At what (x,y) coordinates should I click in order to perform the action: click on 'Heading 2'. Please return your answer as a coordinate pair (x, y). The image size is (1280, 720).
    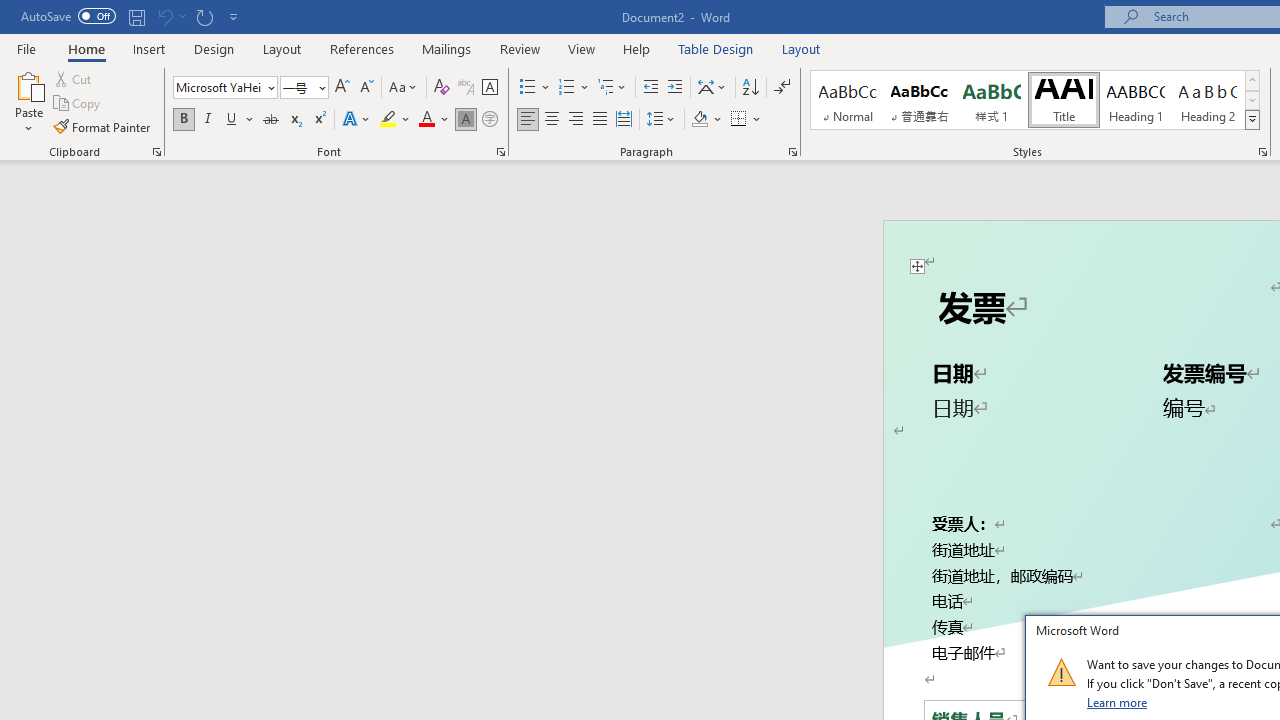
    Looking at the image, I should click on (1207, 100).